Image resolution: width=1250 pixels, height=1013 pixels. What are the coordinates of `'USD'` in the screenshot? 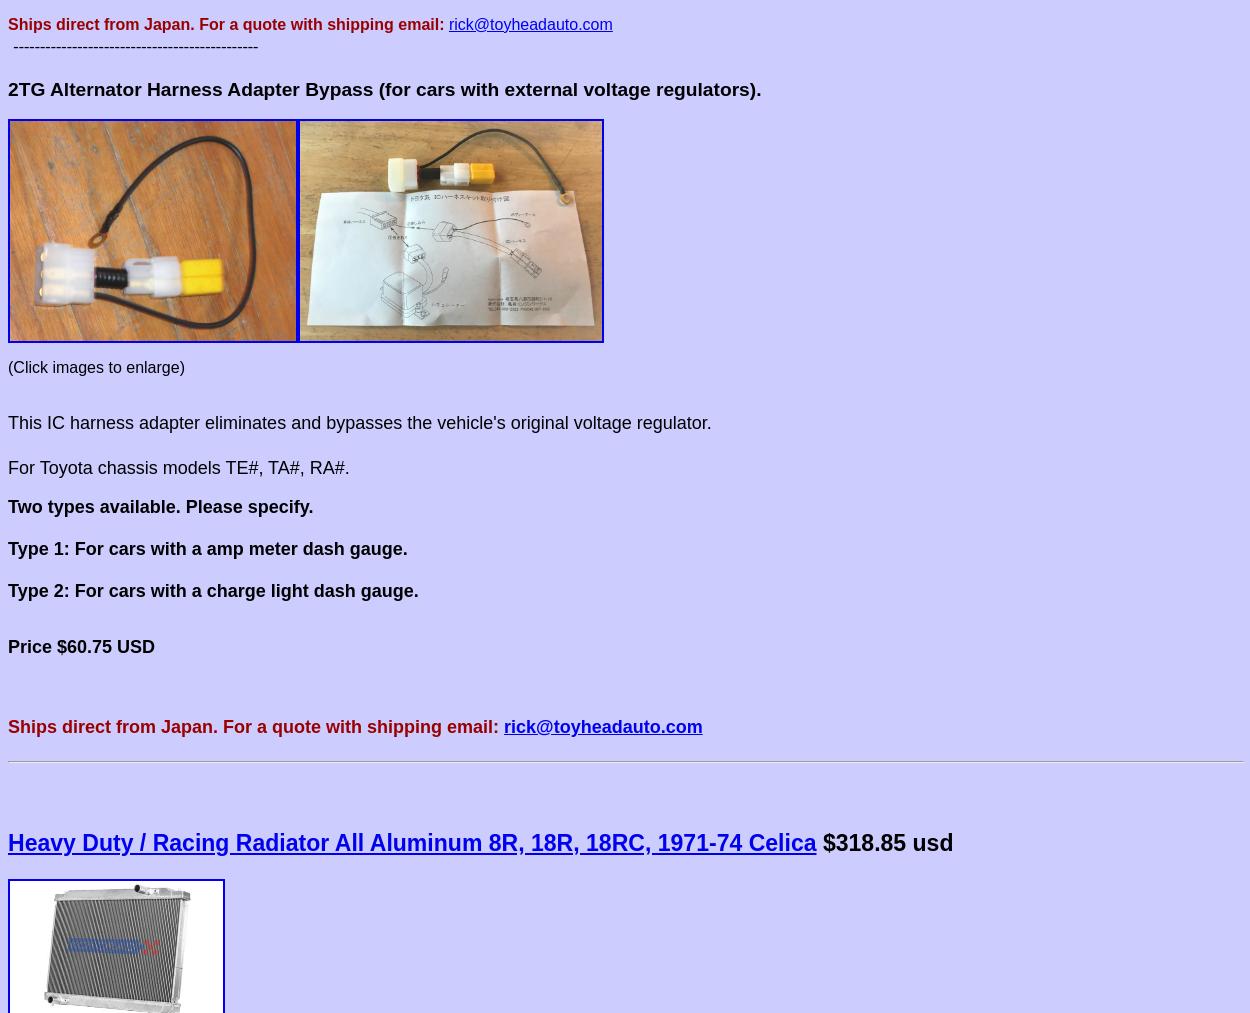 It's located at (136, 644).